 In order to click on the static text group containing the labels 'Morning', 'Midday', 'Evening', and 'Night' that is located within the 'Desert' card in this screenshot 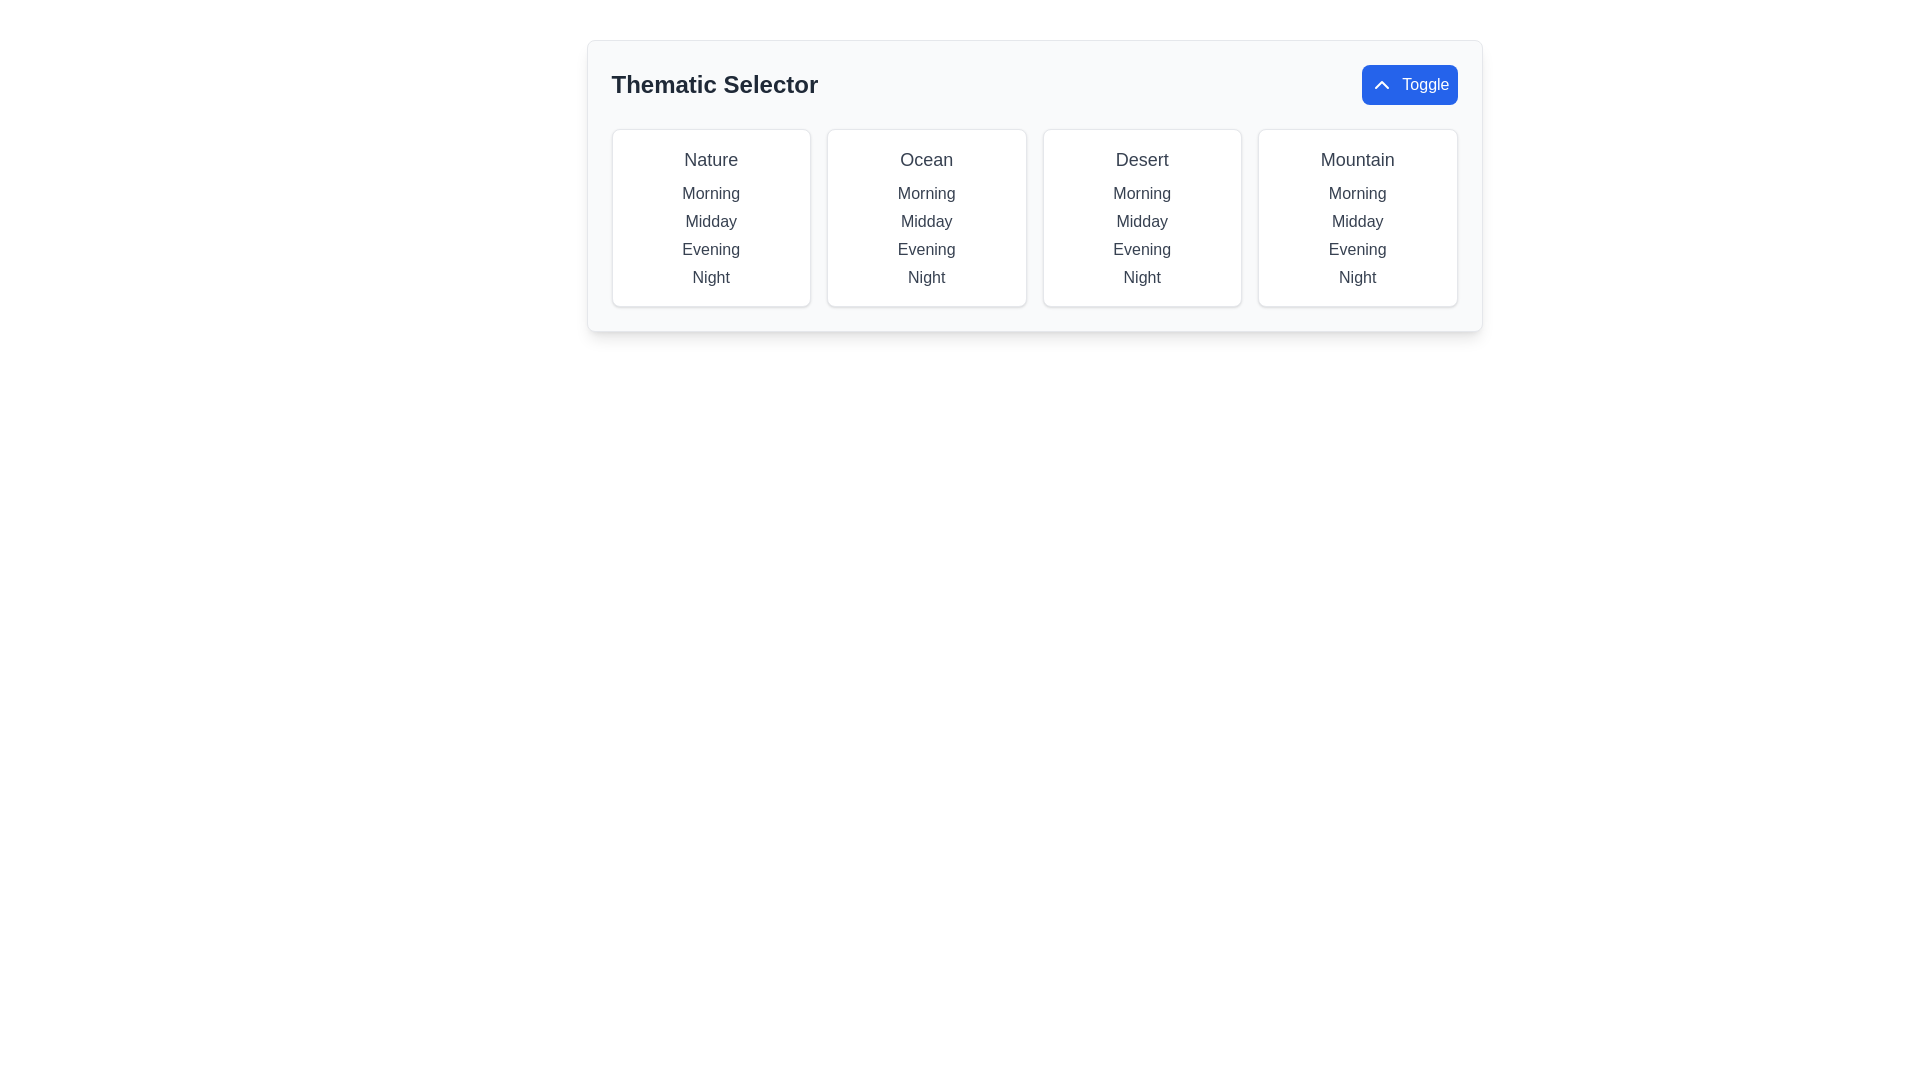, I will do `click(1142, 234)`.